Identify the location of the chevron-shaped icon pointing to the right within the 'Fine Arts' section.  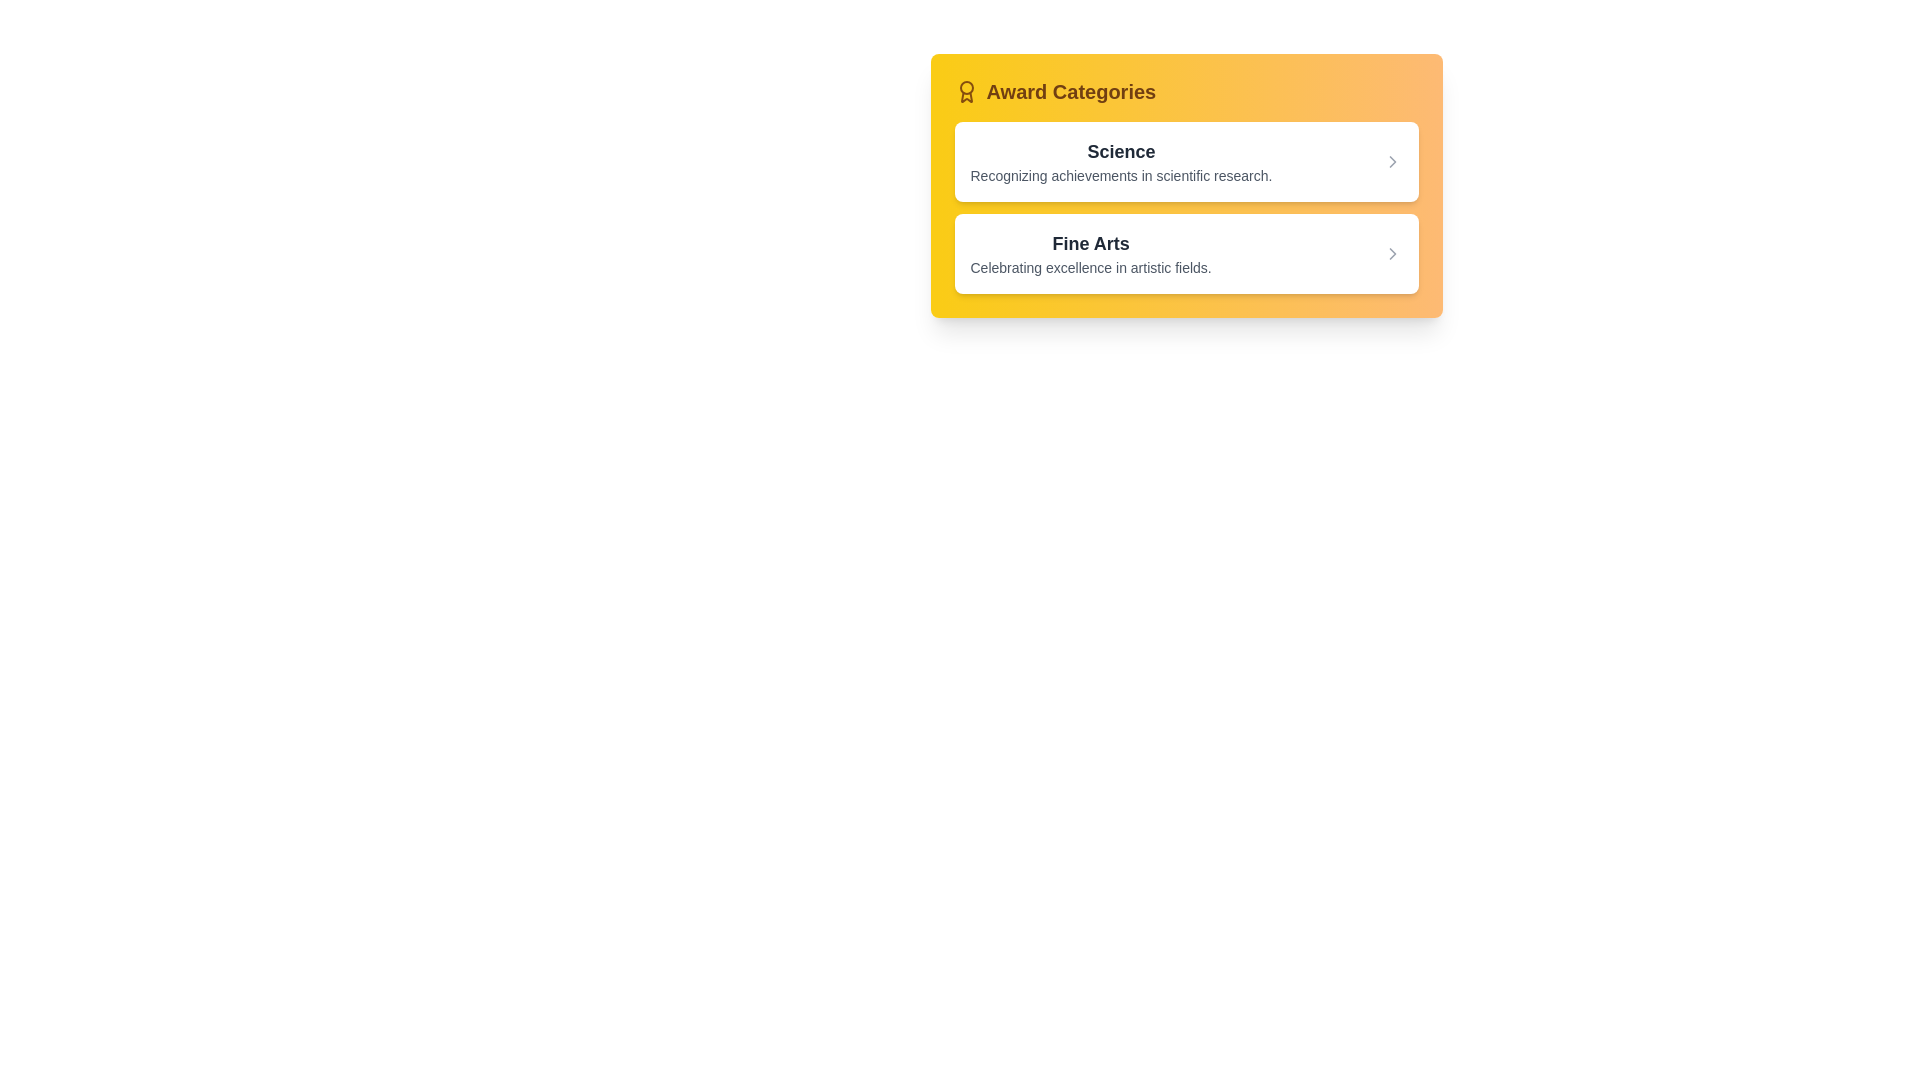
(1391, 253).